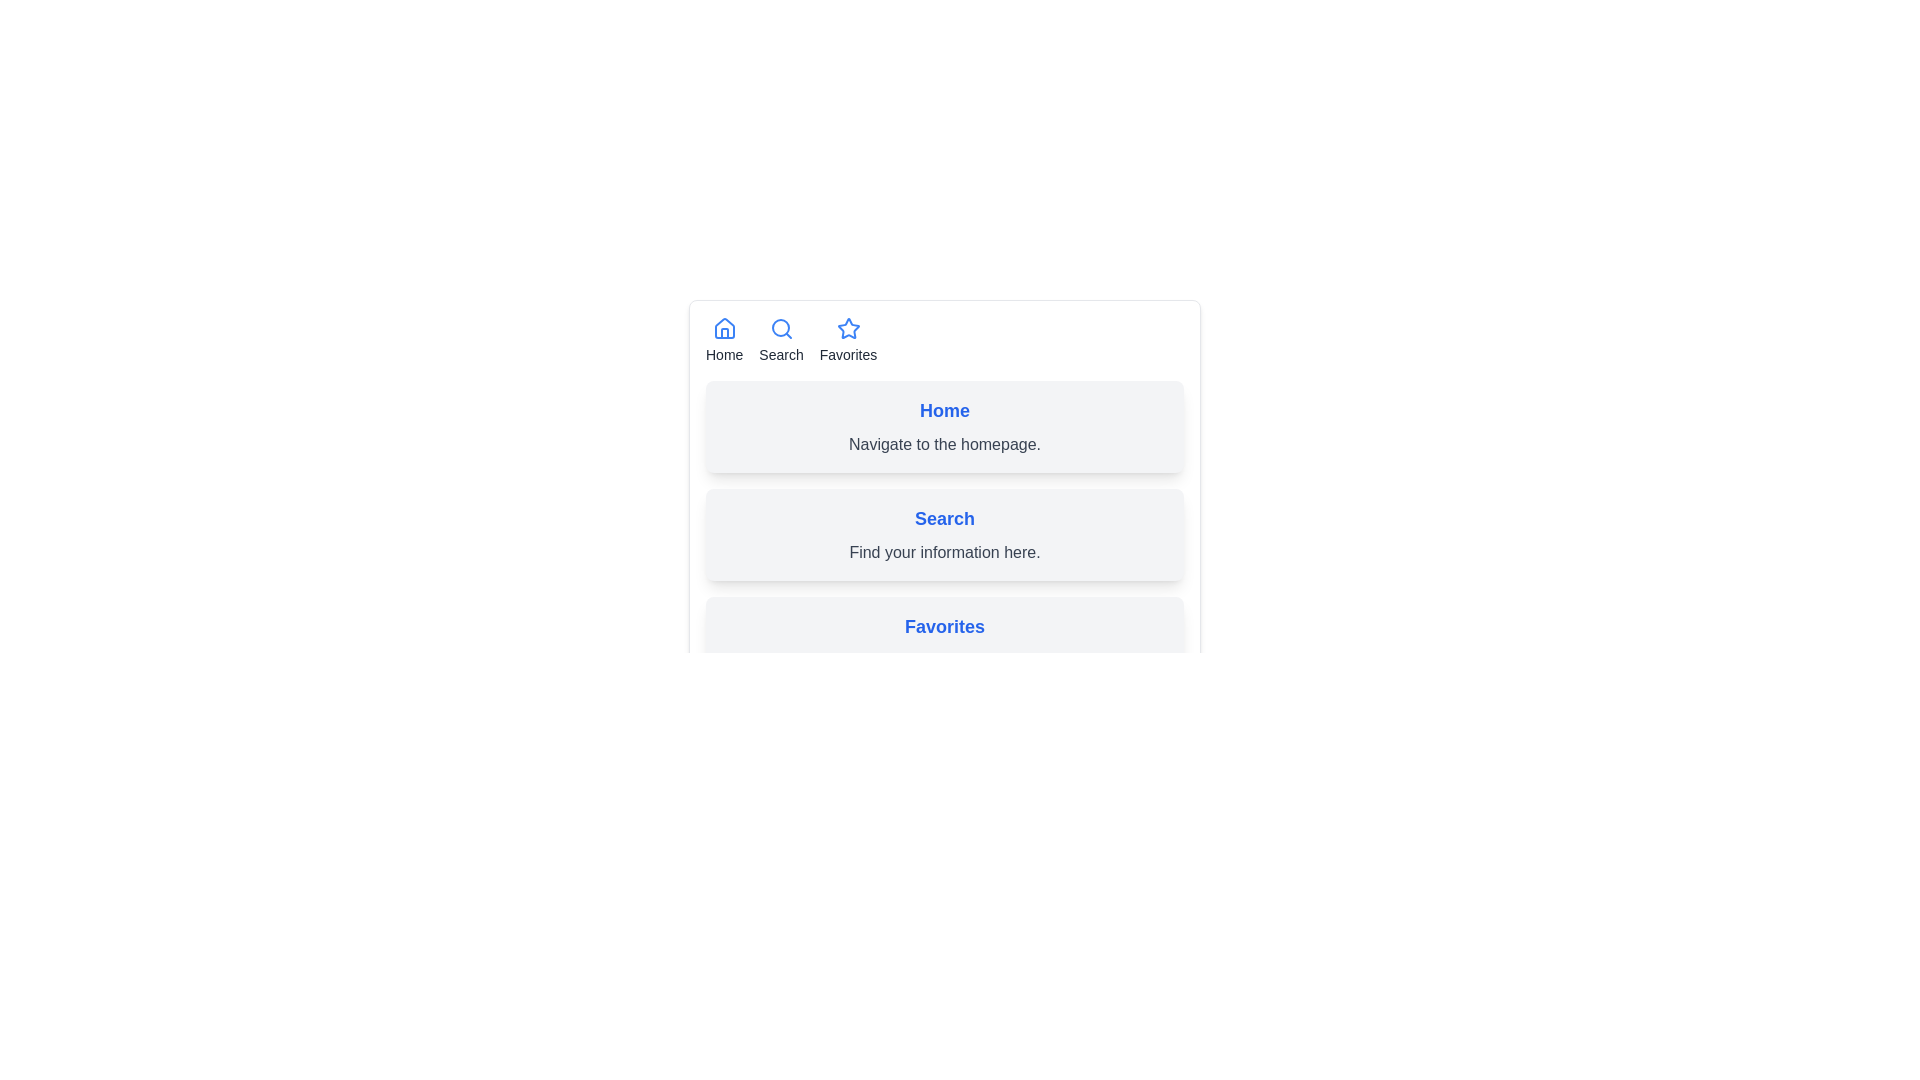 The width and height of the screenshot is (1920, 1080). Describe the element at coordinates (848, 339) in the screenshot. I see `the 'Favorites' button featuring a blue star icon, located in the top navigation bar's rightmost section` at that location.